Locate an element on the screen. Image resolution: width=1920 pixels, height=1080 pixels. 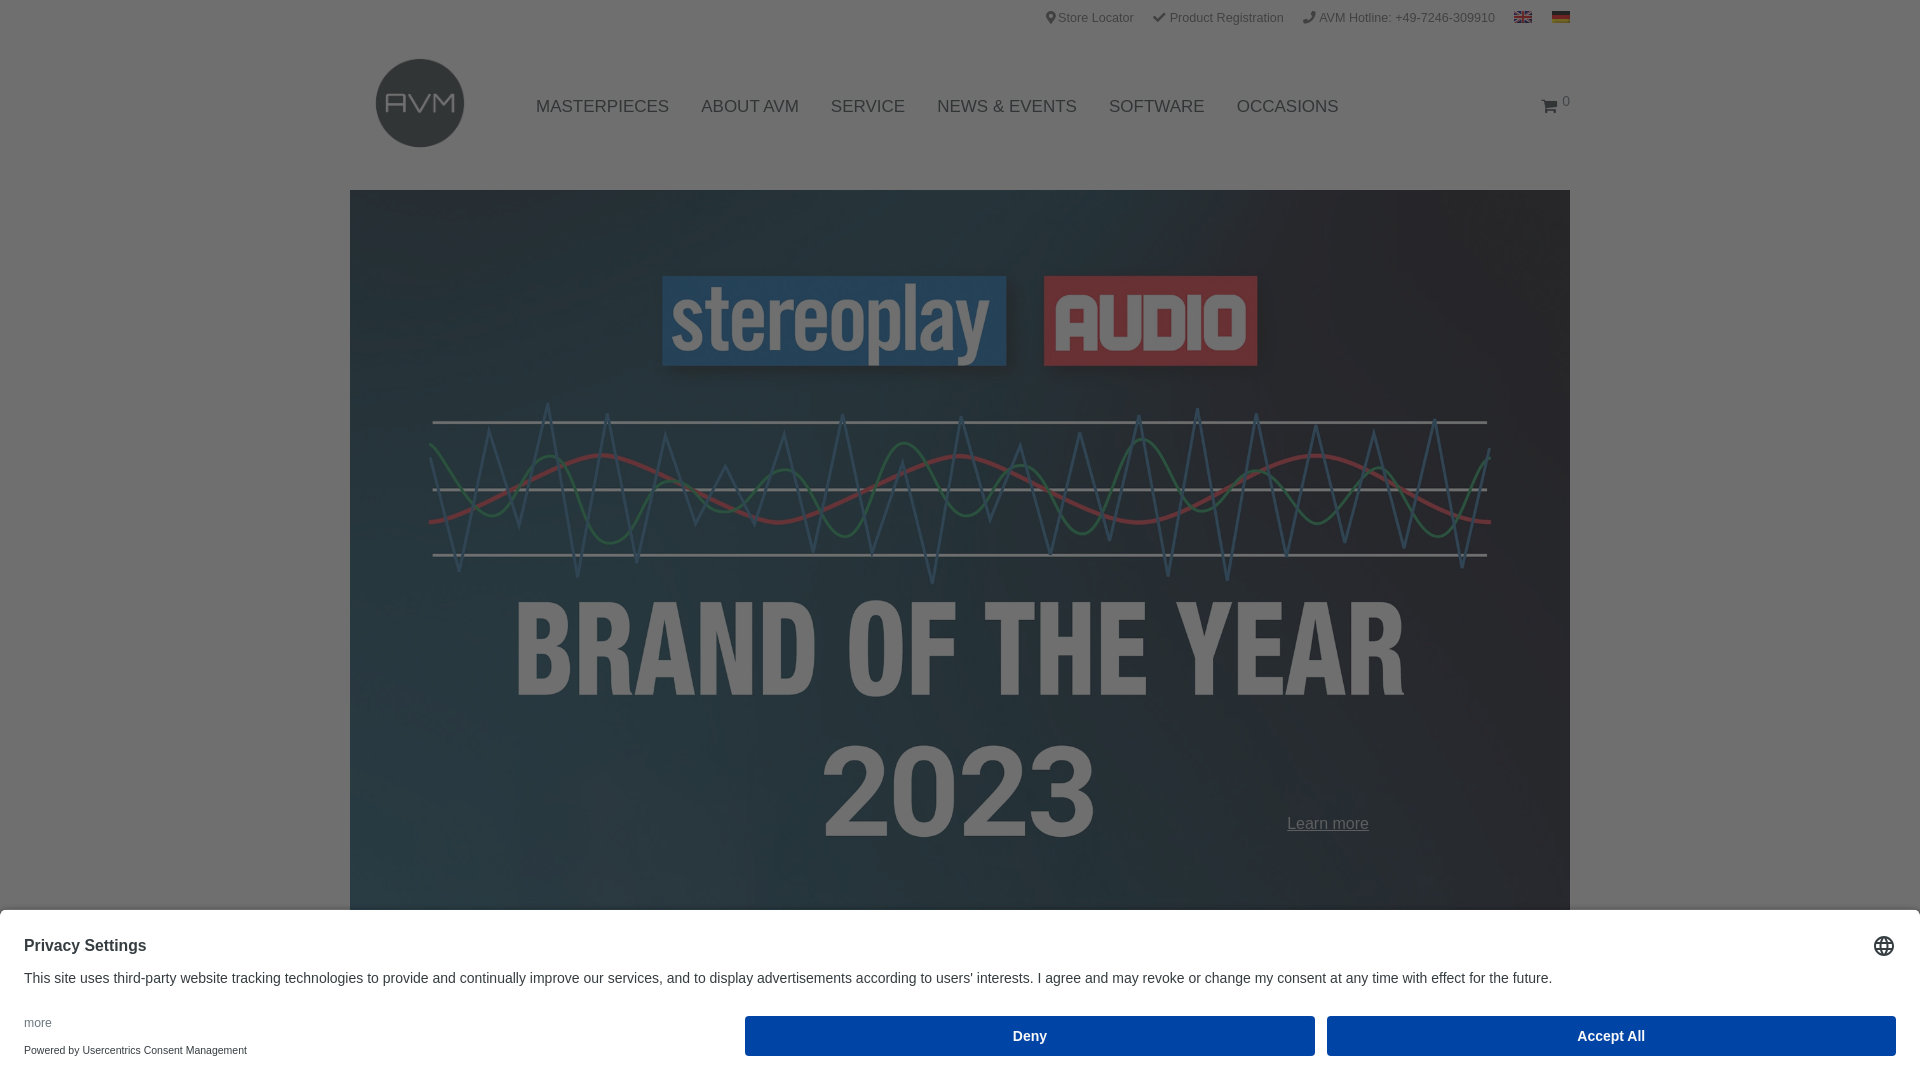
'ABOUT AVM' is located at coordinates (748, 106).